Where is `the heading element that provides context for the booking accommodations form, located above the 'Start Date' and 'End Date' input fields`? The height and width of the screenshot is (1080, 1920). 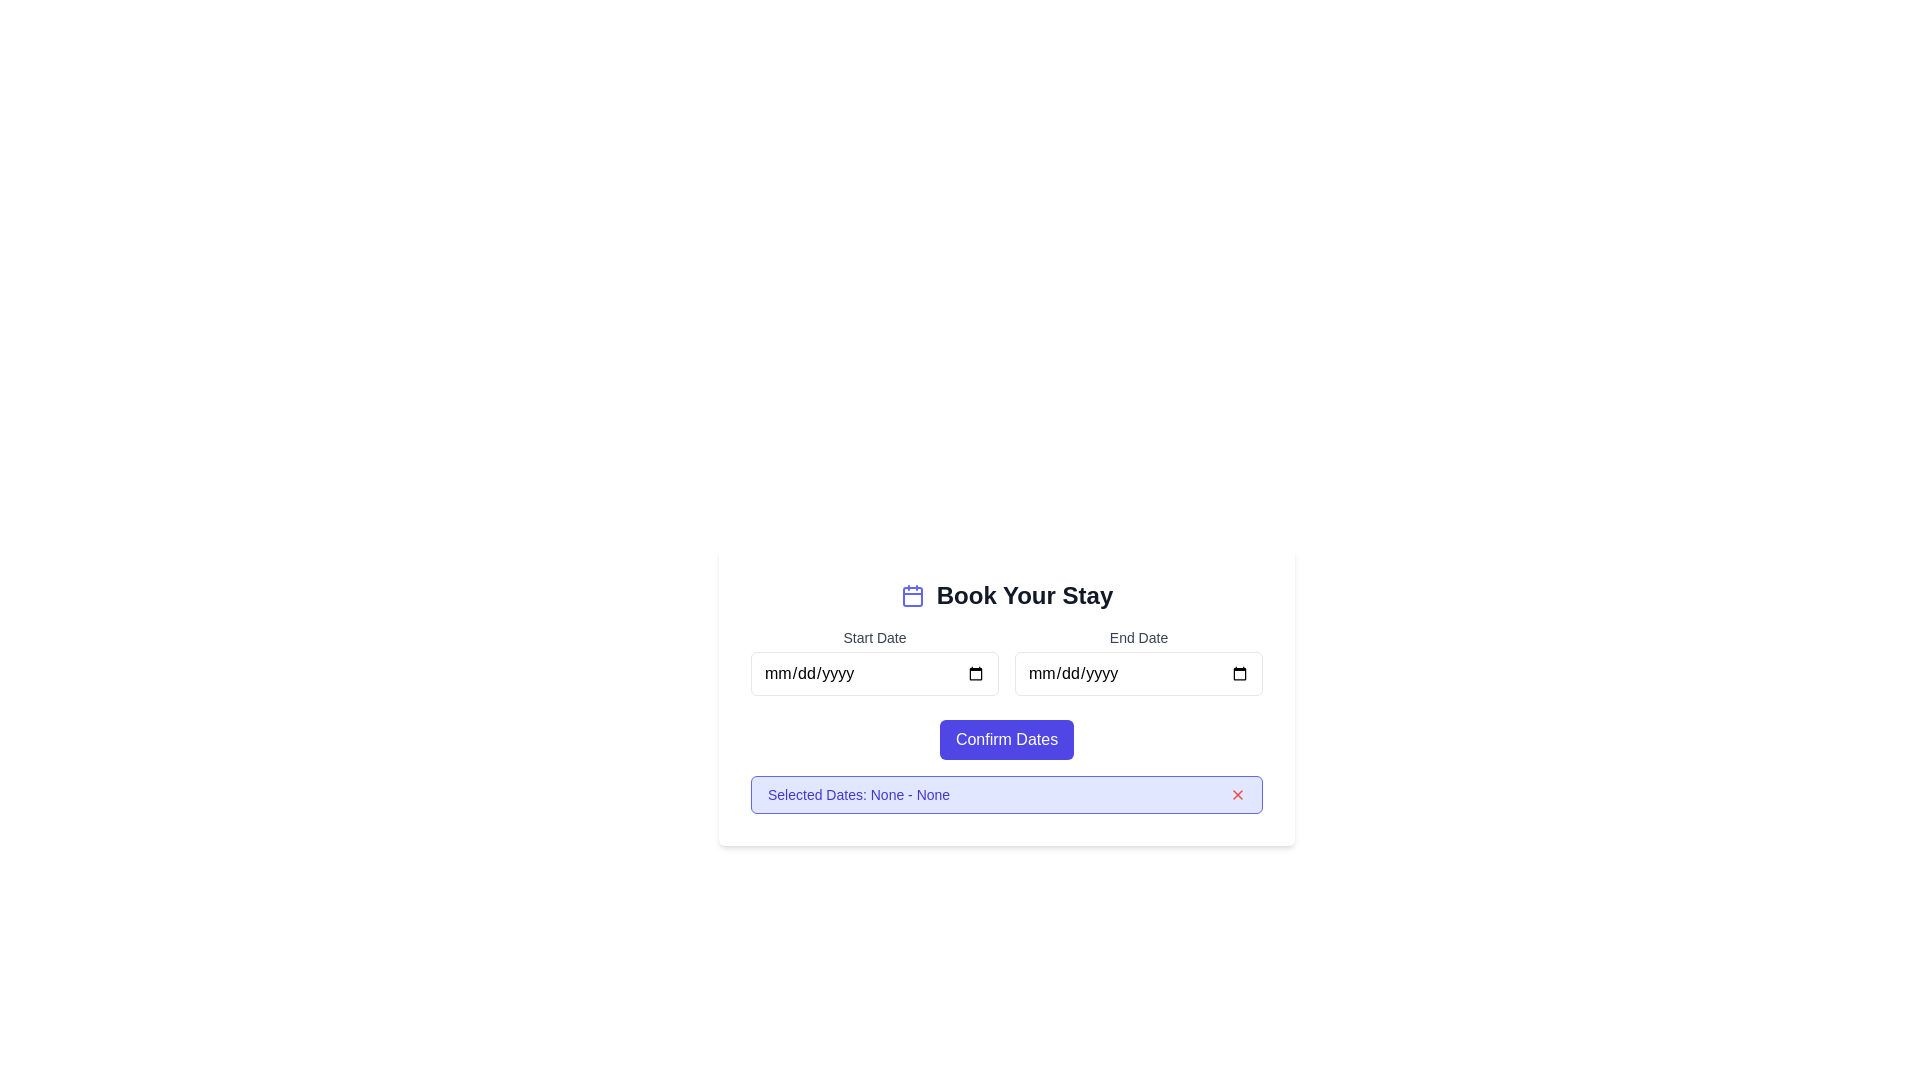
the heading element that provides context for the booking accommodations form, located above the 'Start Date' and 'End Date' input fields is located at coordinates (1007, 595).